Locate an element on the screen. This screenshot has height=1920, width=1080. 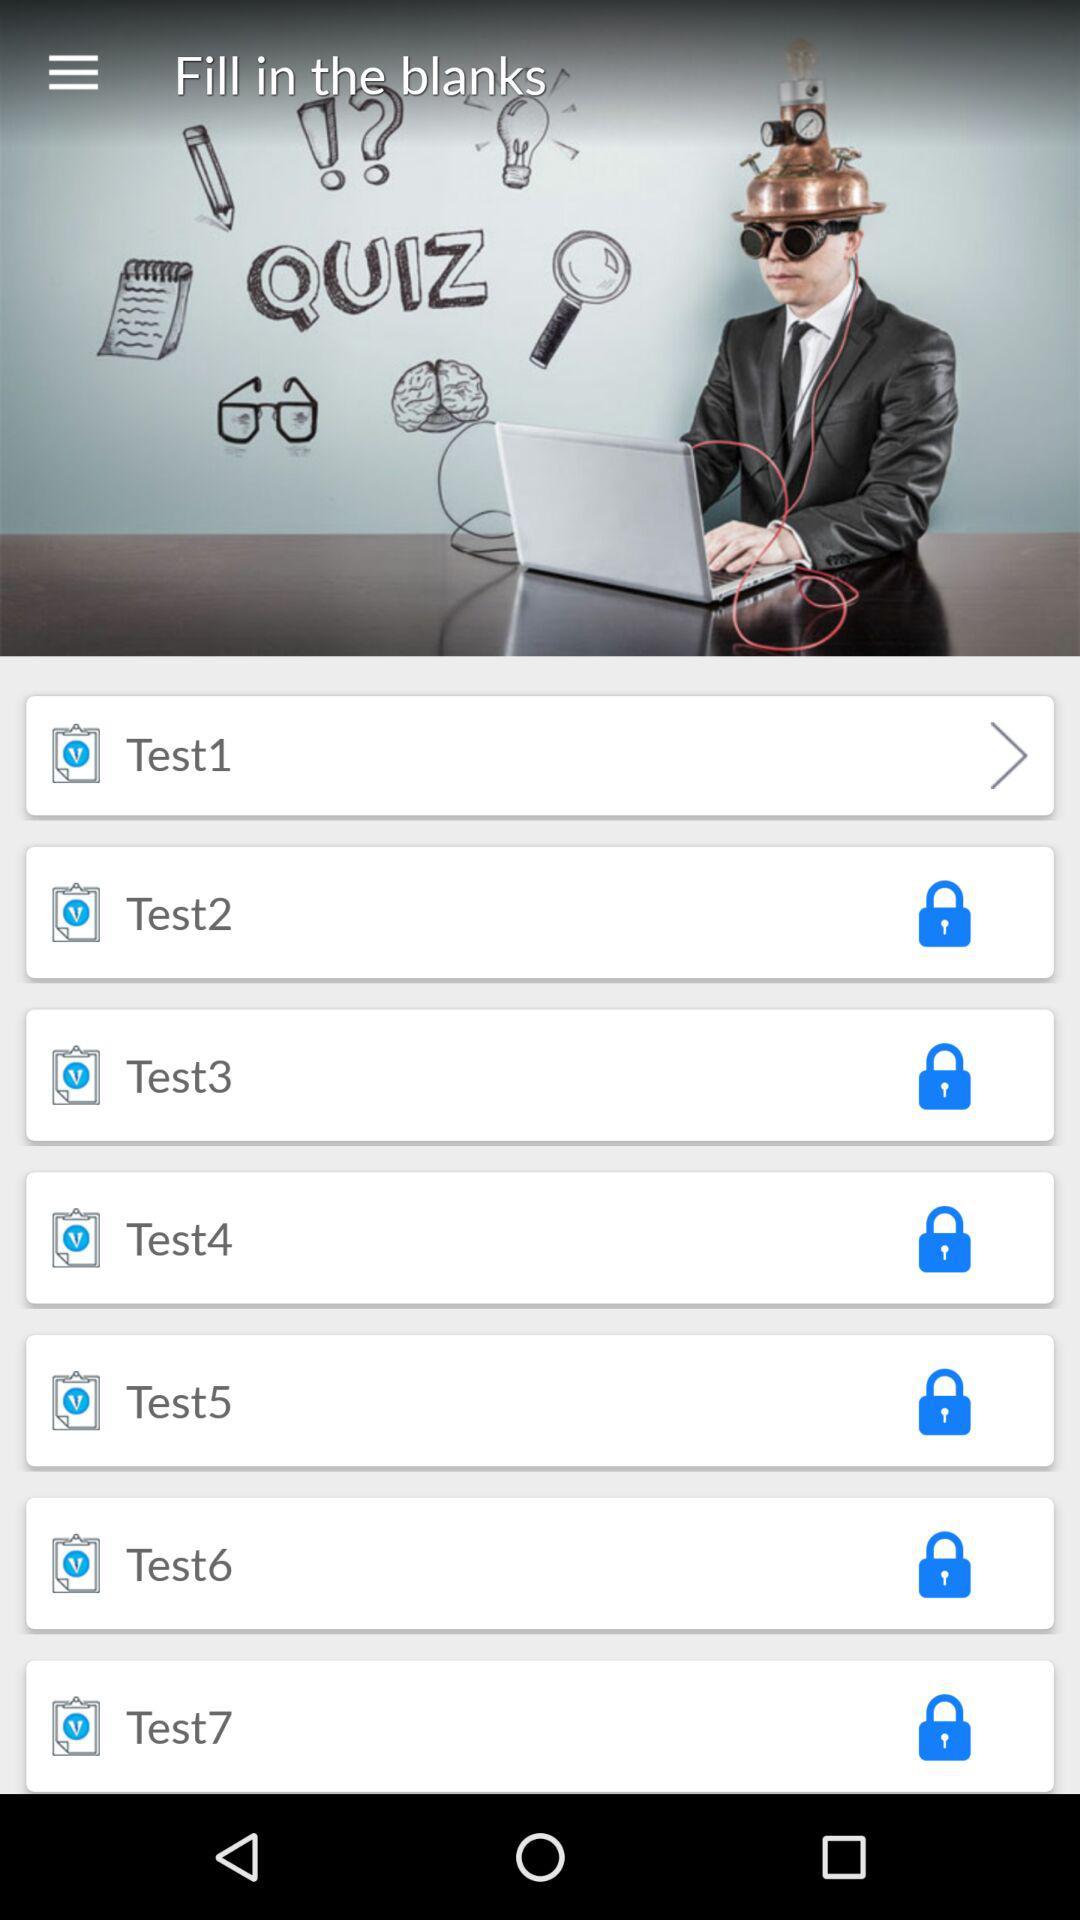
the item next to the test3 item is located at coordinates (75, 1073).